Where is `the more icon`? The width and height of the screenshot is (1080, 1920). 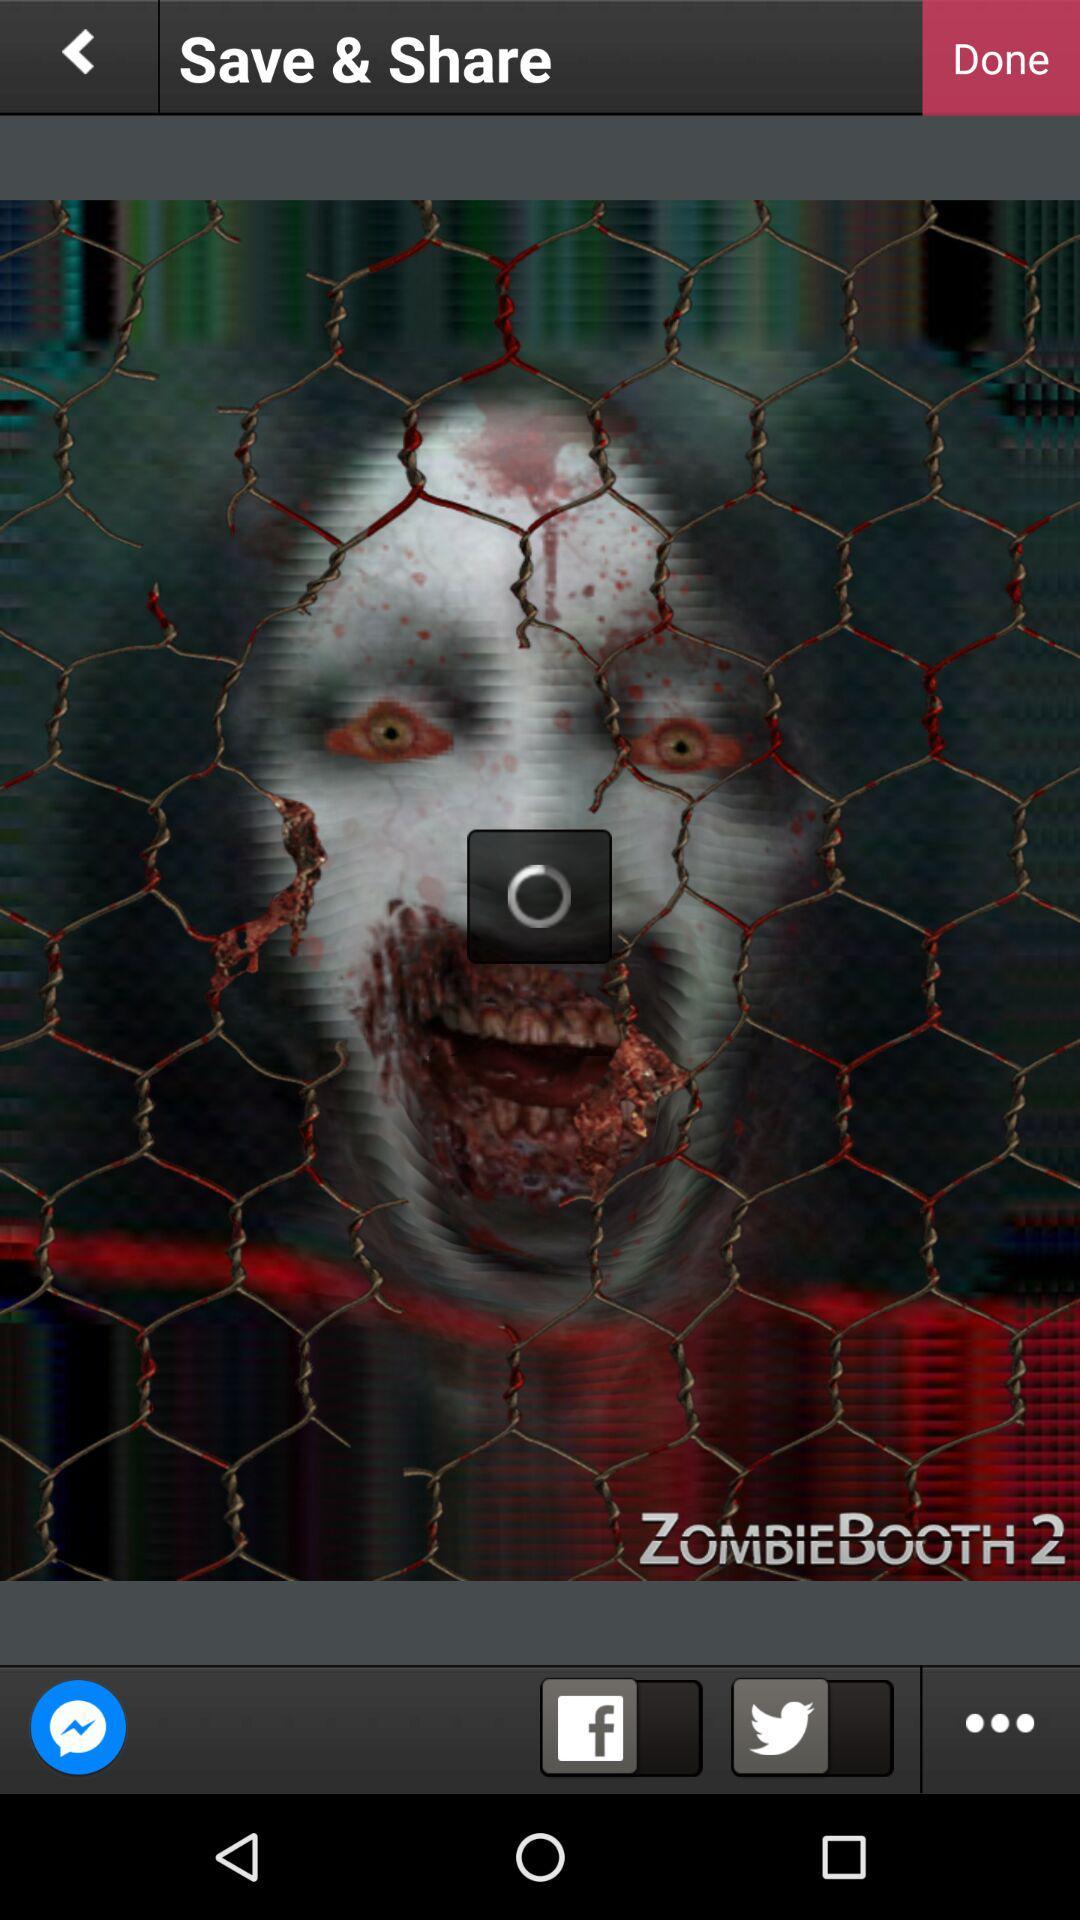 the more icon is located at coordinates (1001, 1849).